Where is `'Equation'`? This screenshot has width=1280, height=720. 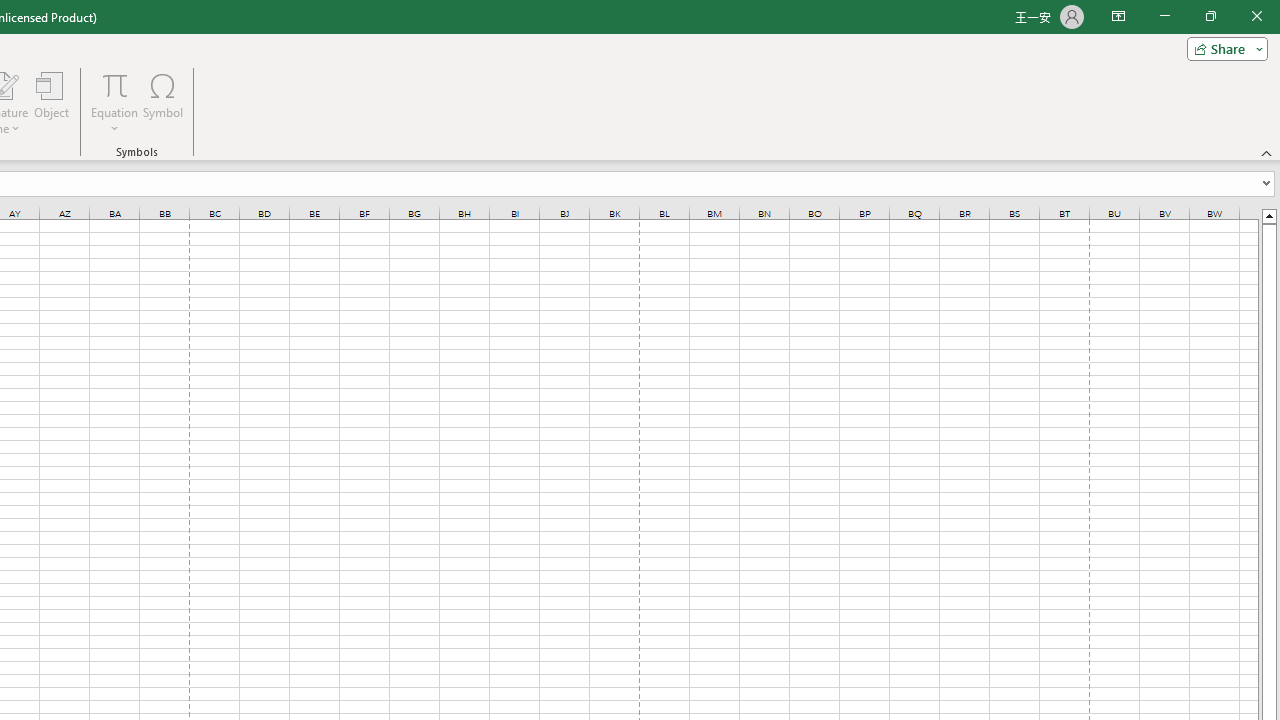 'Equation' is located at coordinates (114, 103).